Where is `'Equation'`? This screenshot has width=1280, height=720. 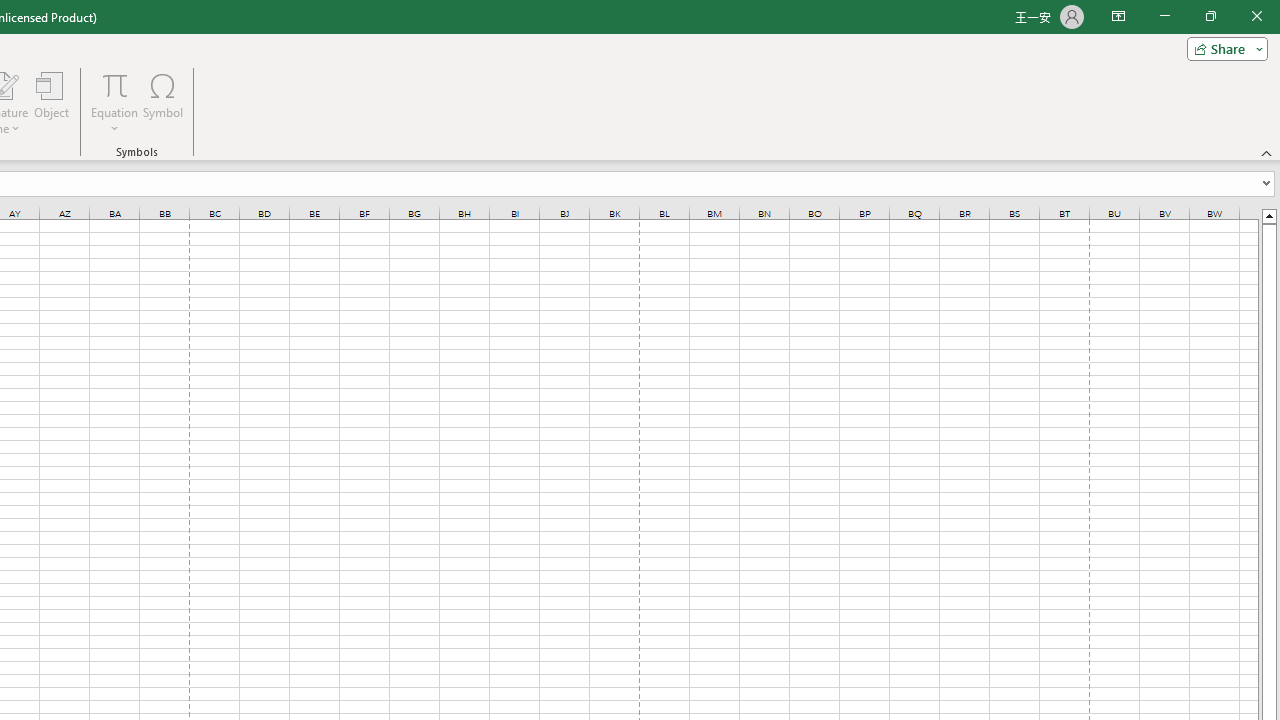 'Equation' is located at coordinates (114, 103).